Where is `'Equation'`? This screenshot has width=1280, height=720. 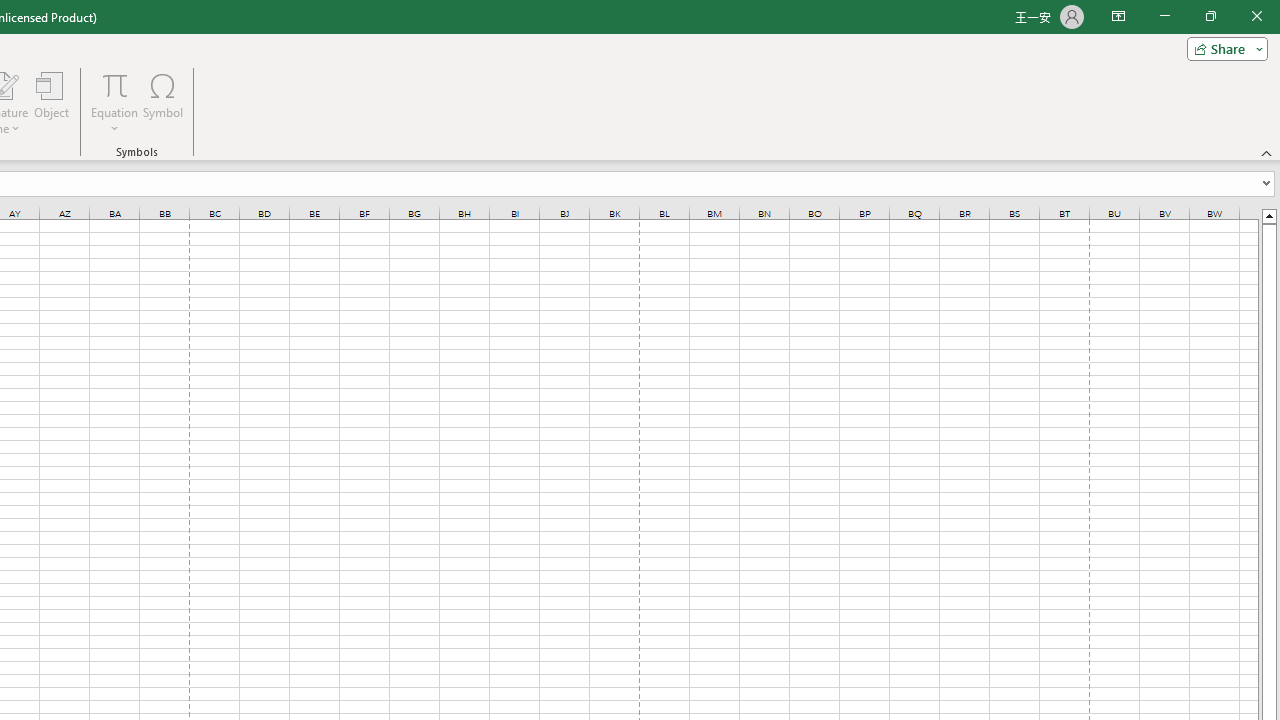 'Equation' is located at coordinates (114, 103).